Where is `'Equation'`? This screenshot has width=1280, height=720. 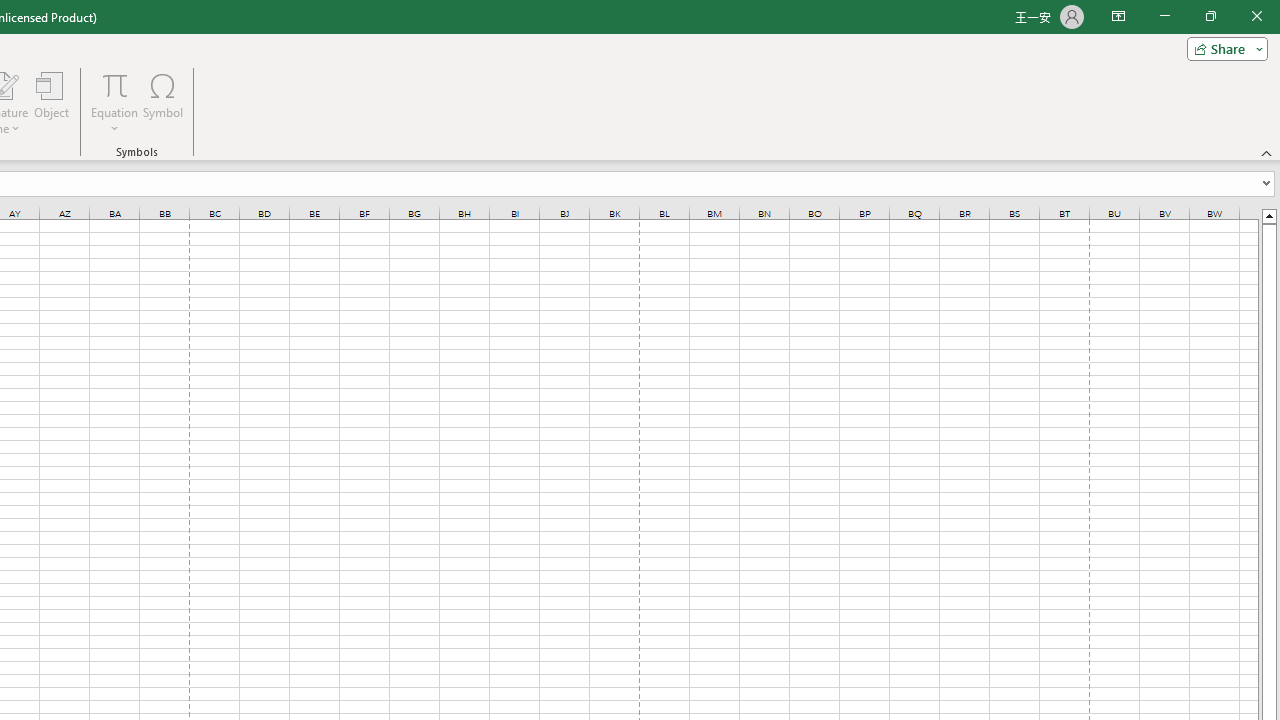 'Equation' is located at coordinates (114, 103).